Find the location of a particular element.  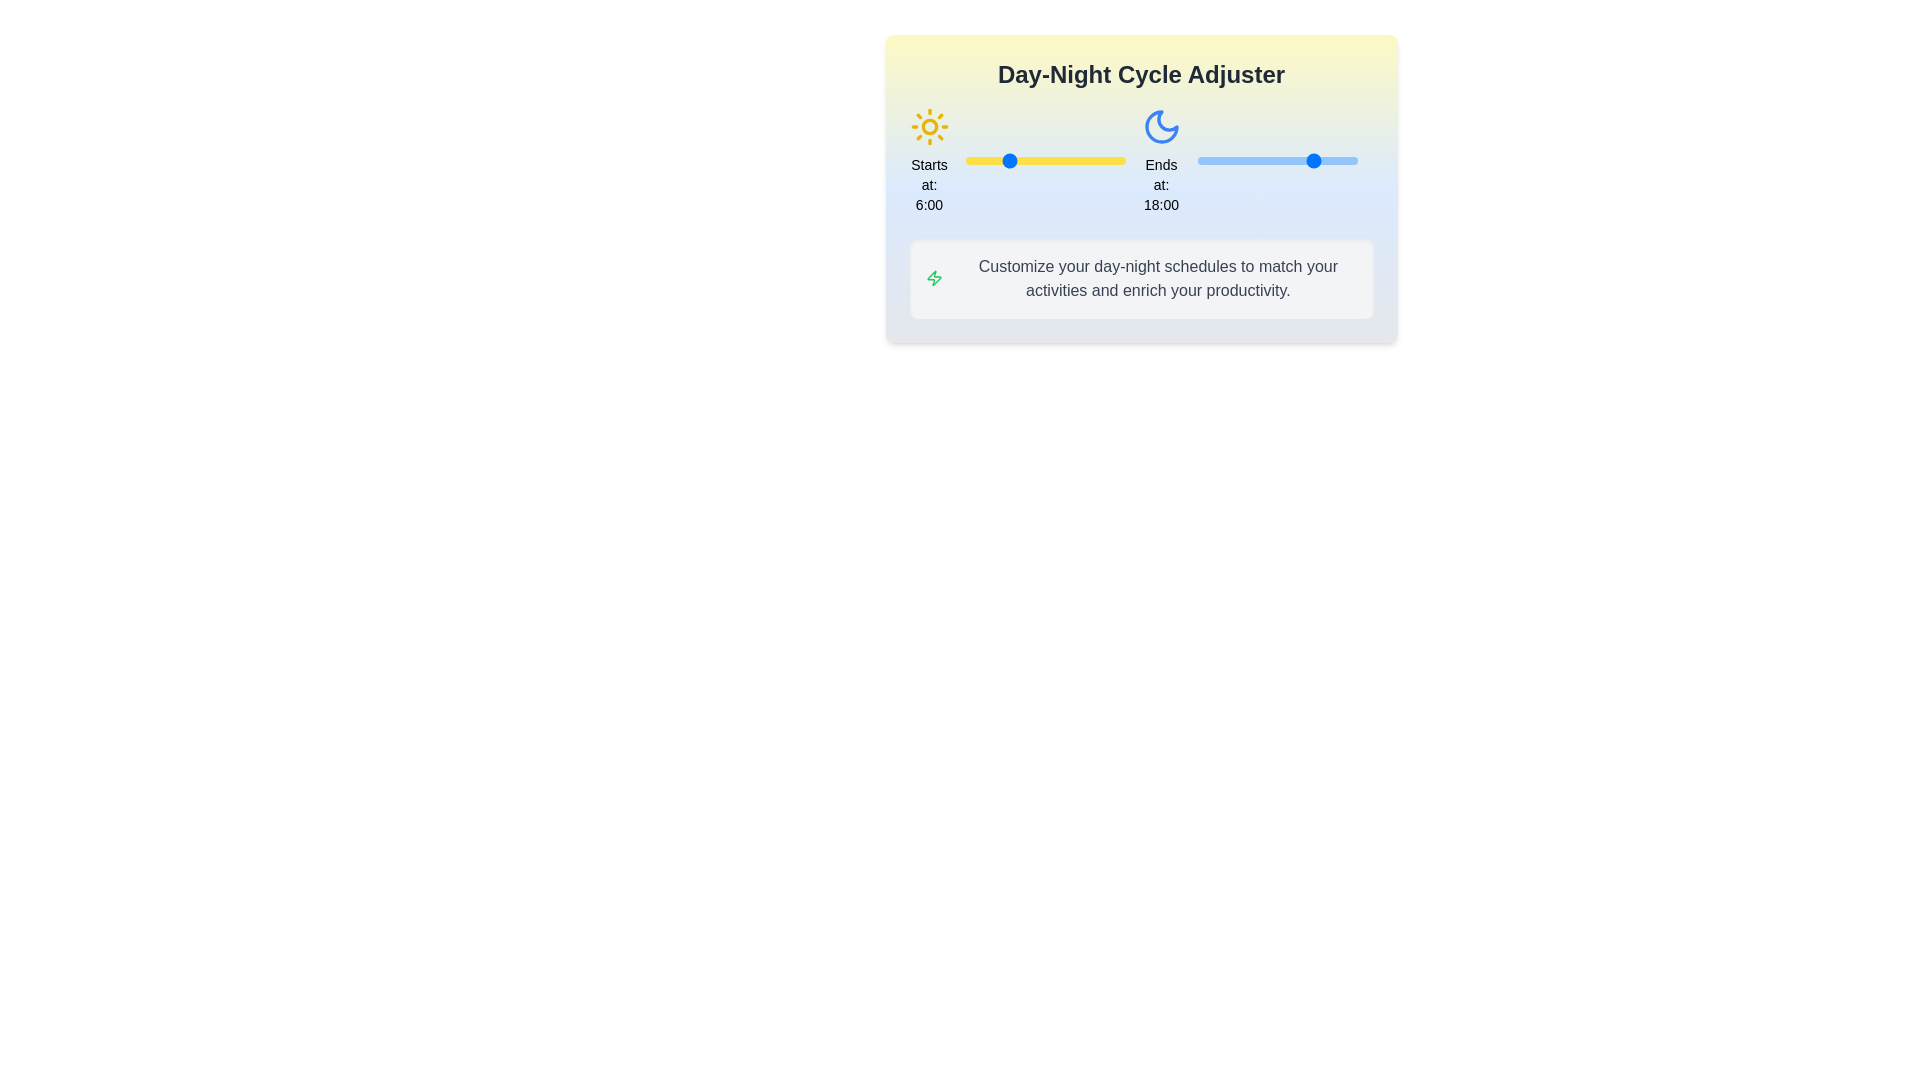

the start time of the day cycle to 4 hours using the left slider is located at coordinates (992, 160).